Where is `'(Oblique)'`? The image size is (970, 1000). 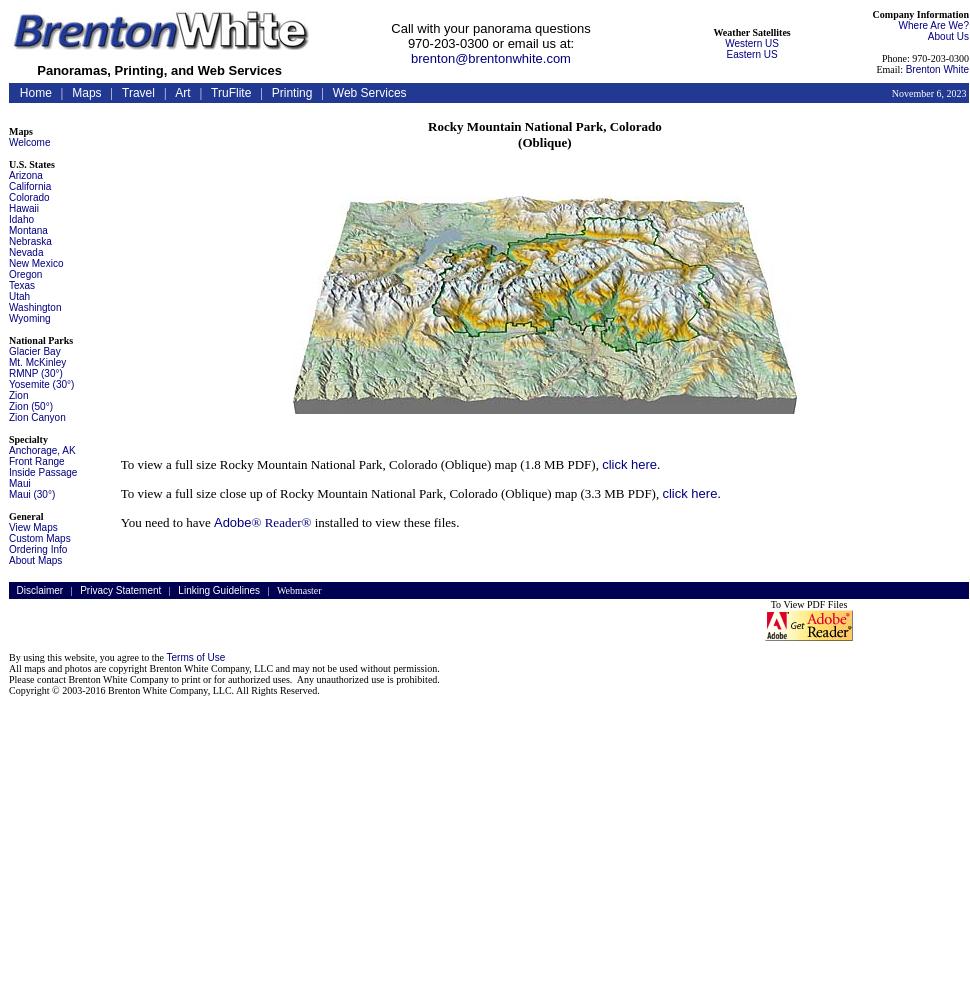
'(Oblique)' is located at coordinates (543, 142).